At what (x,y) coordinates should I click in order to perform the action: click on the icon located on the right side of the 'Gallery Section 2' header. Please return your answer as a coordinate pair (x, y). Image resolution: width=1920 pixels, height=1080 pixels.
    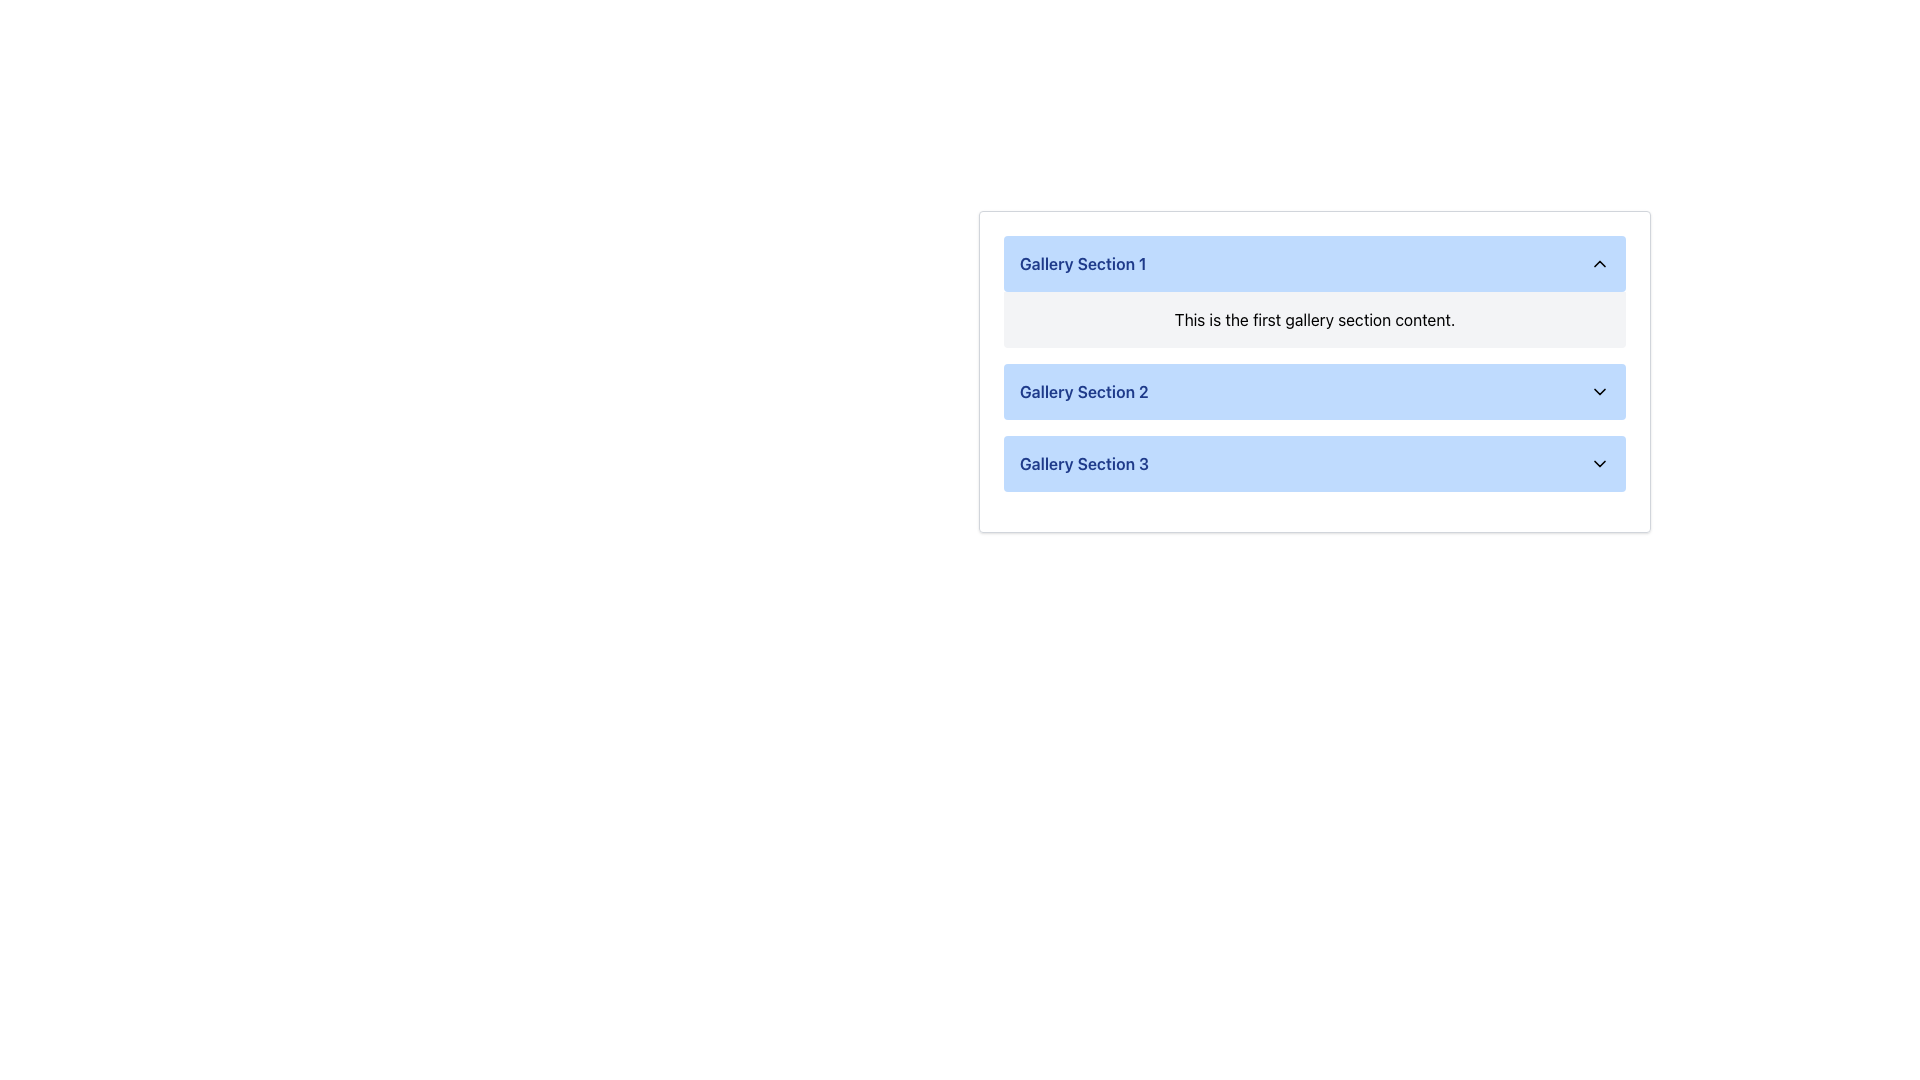
    Looking at the image, I should click on (1598, 392).